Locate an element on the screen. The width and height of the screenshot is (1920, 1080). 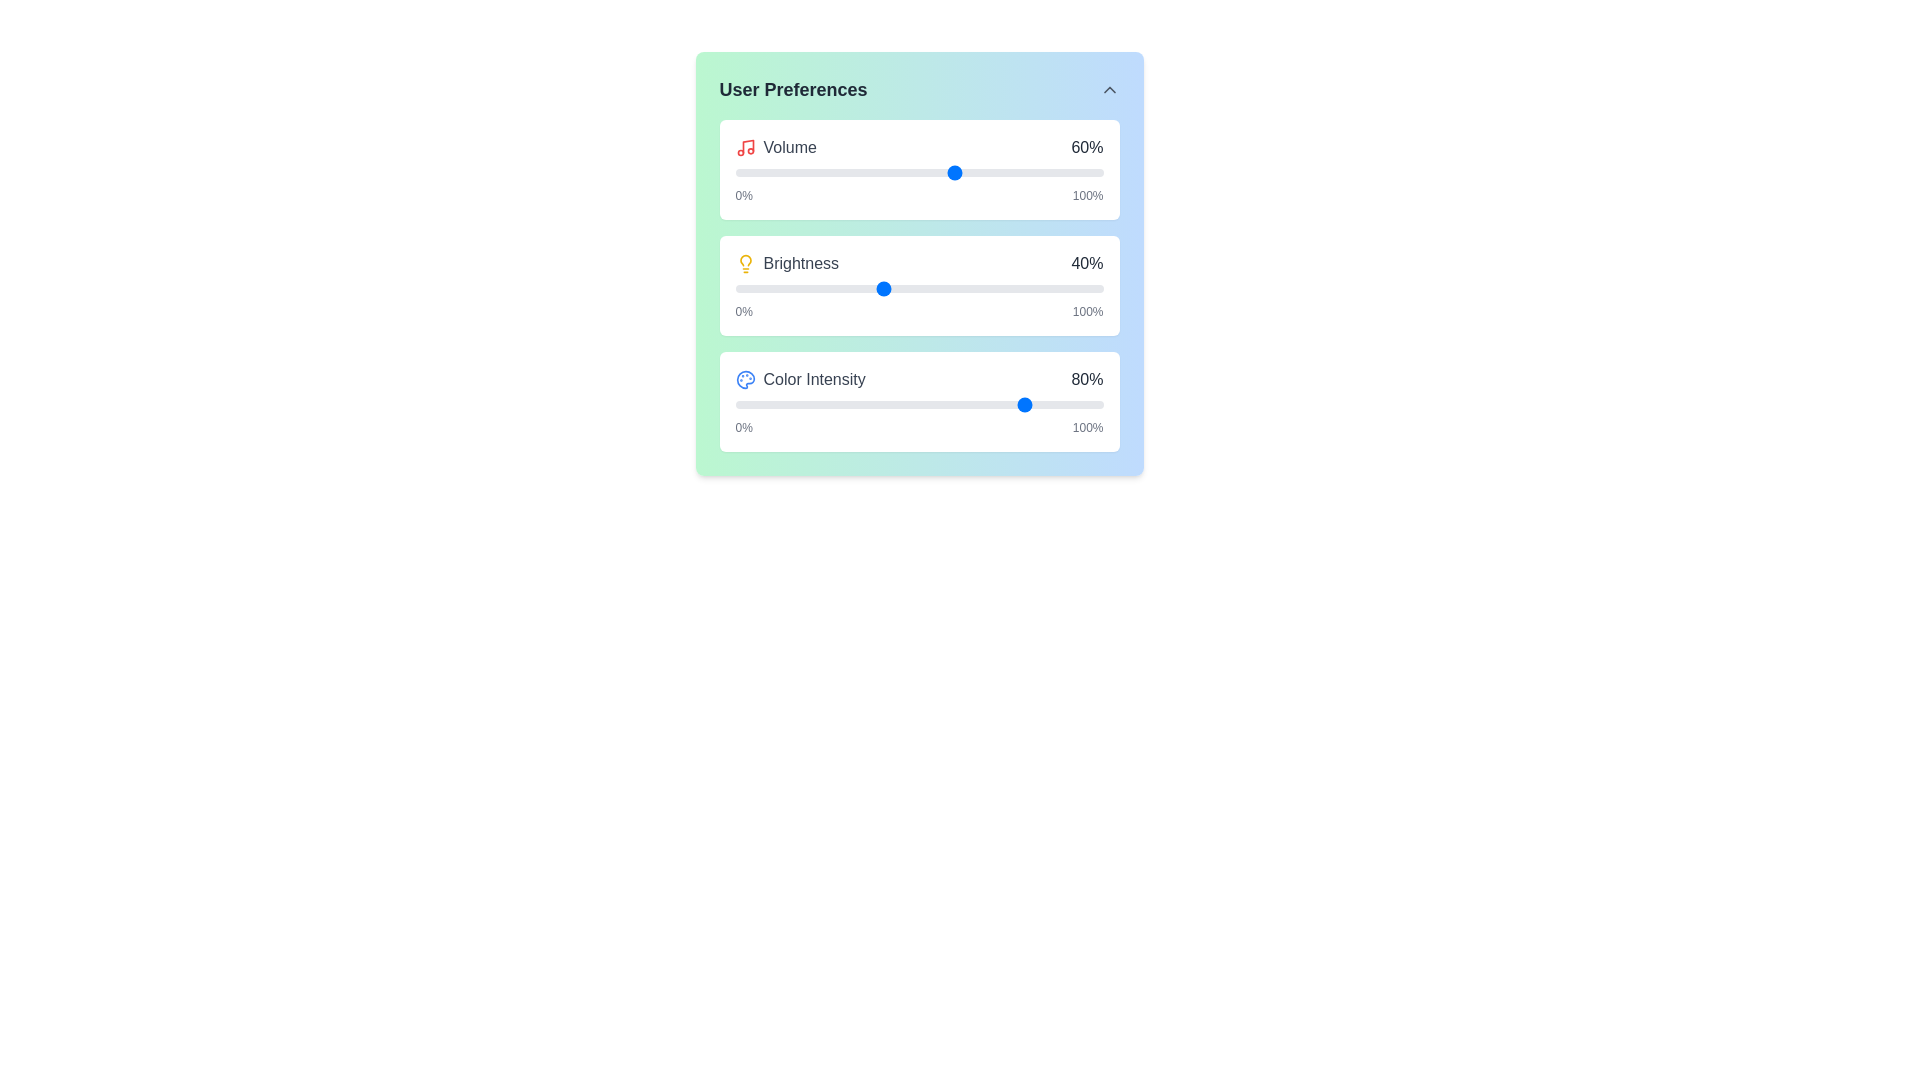
the brightness level is located at coordinates (752, 289).